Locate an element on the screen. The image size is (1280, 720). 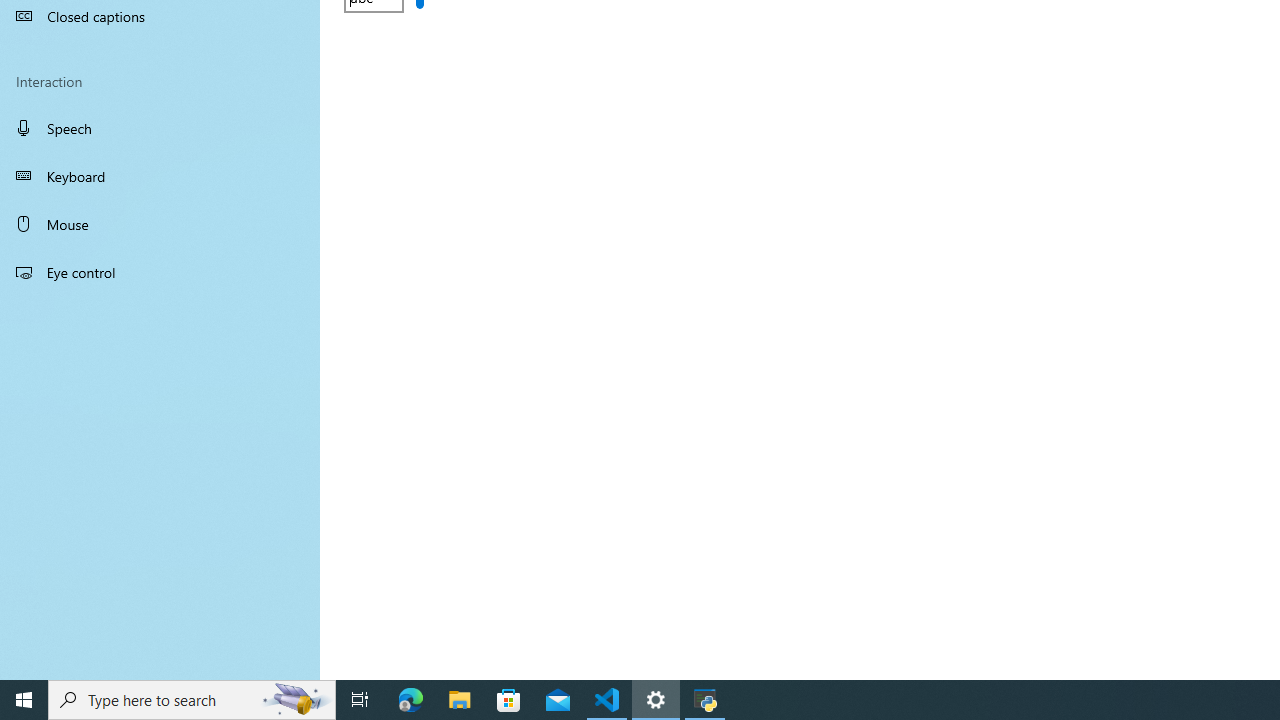
'Microsoft Store' is located at coordinates (509, 698).